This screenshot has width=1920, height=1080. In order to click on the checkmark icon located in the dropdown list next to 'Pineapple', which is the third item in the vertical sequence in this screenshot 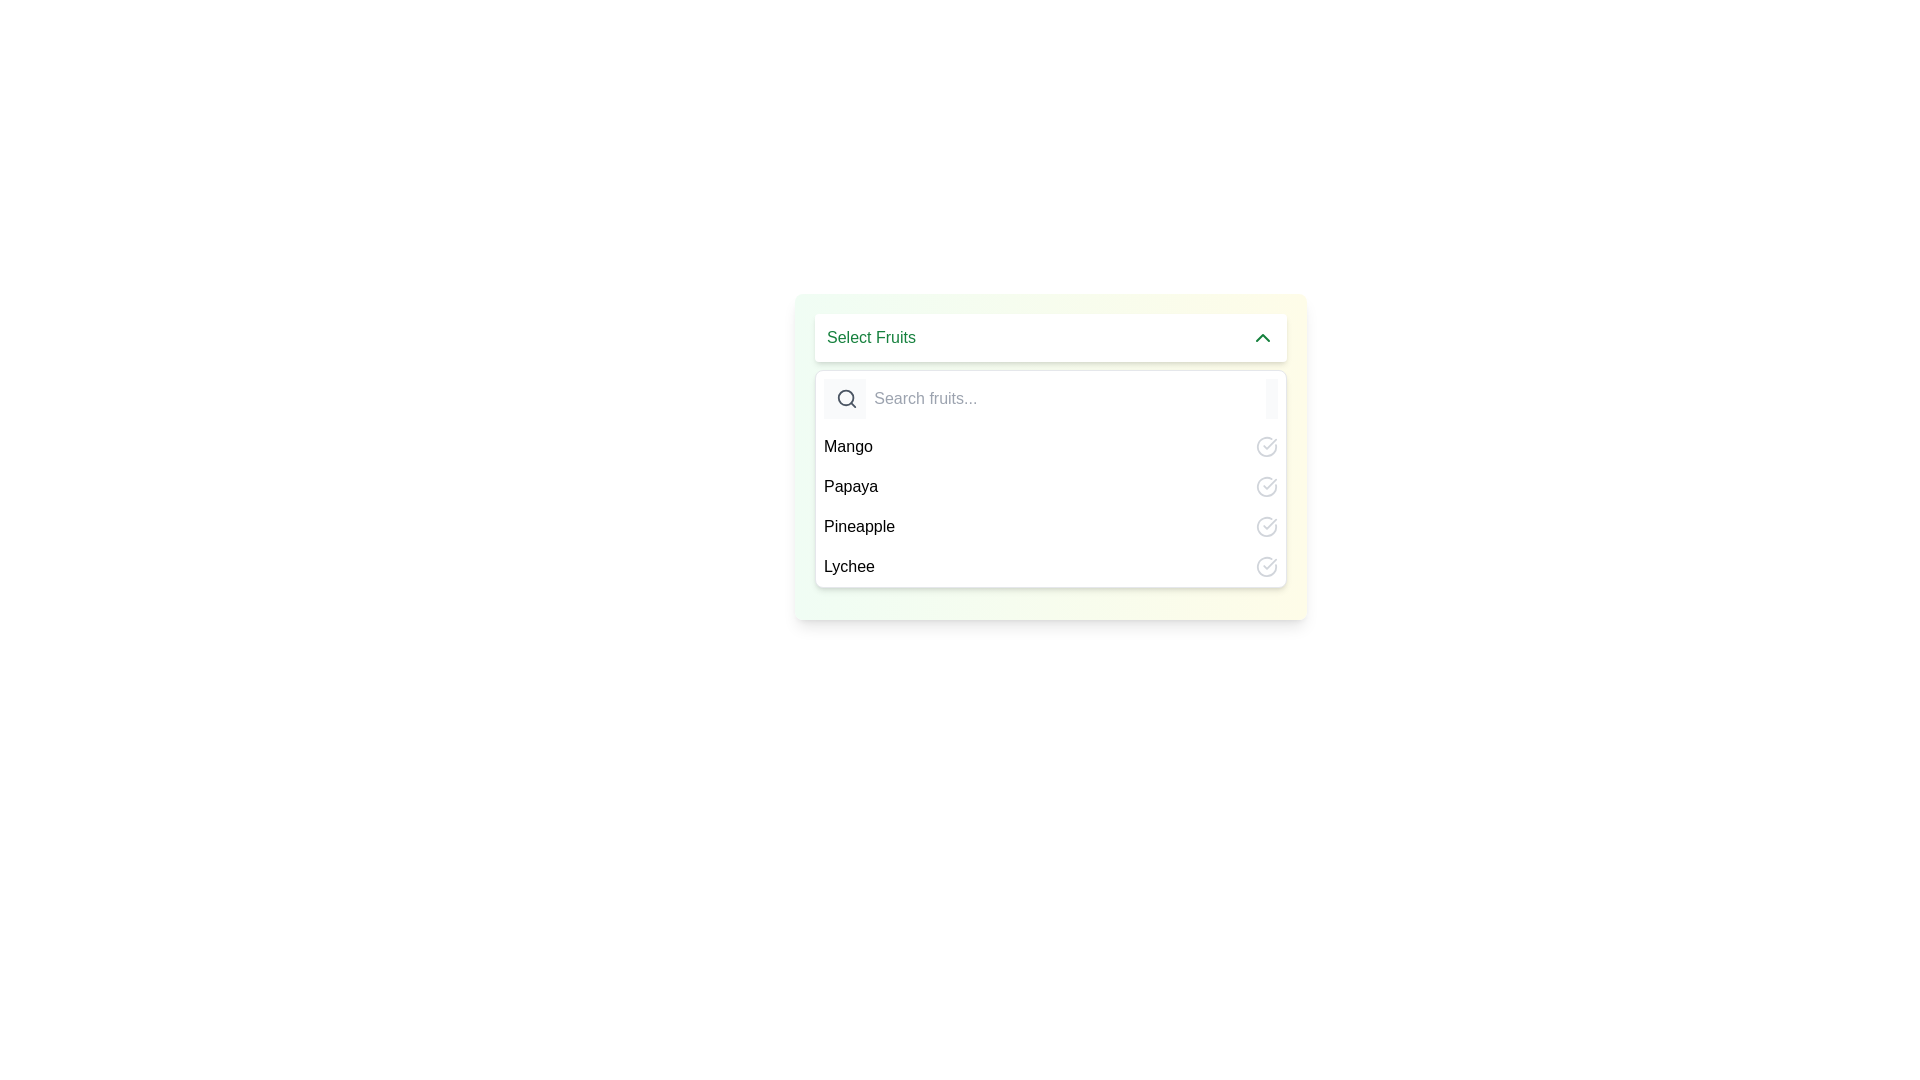, I will do `click(1269, 523)`.